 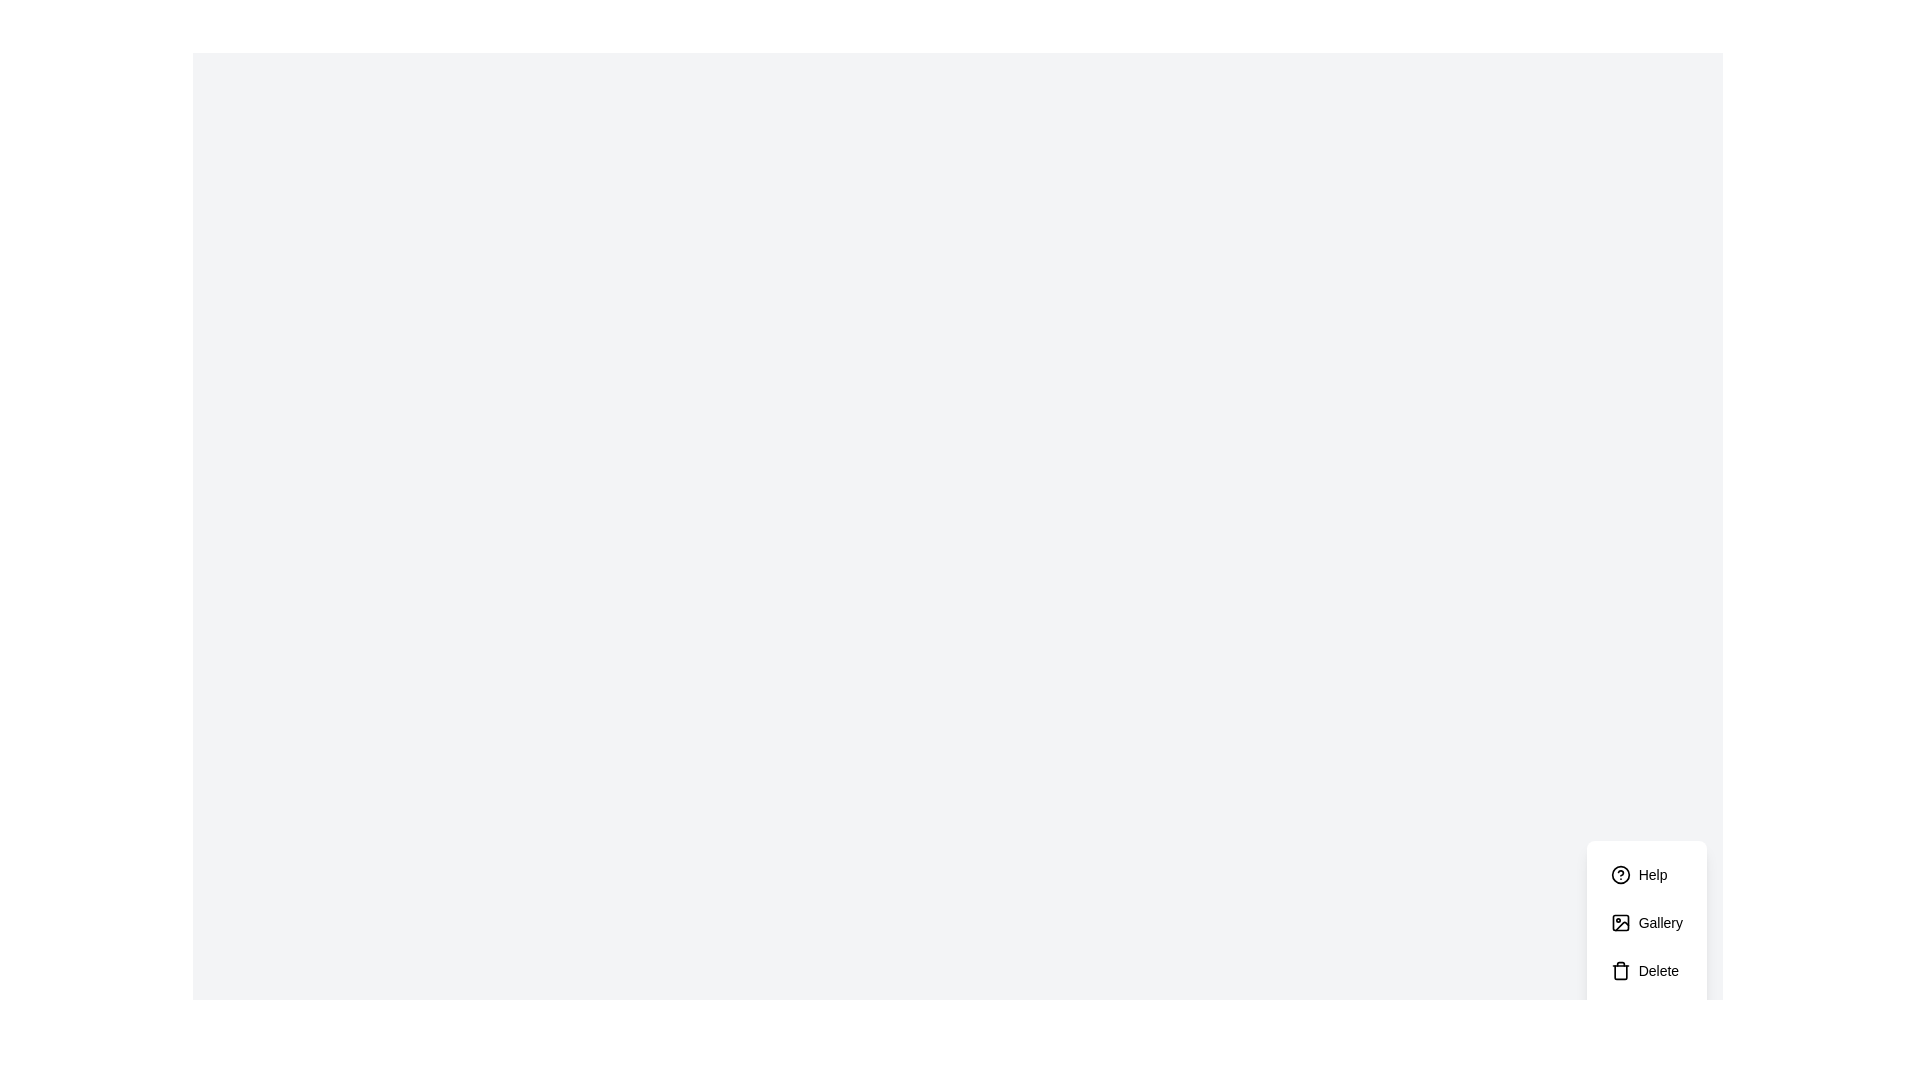 I want to click on the 'Delete' button, so click(x=1646, y=970).